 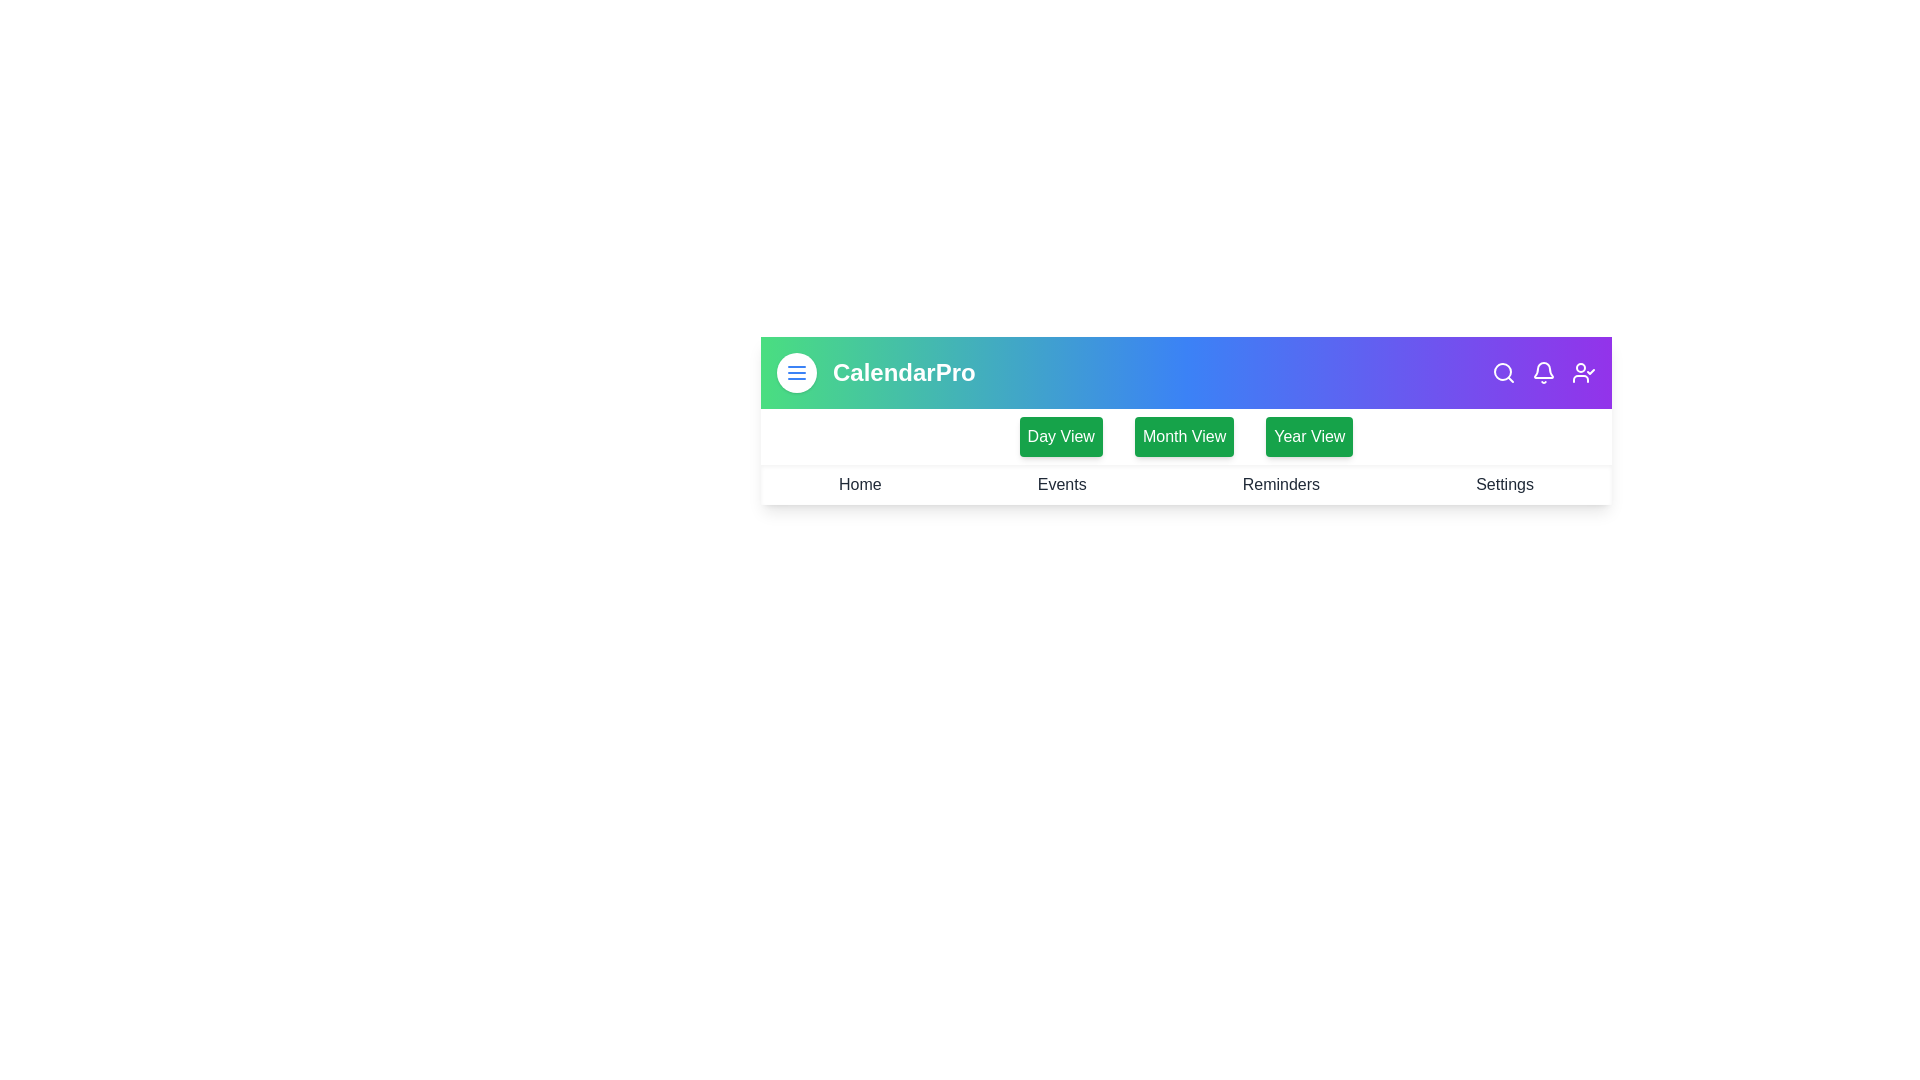 I want to click on the navigation link labeled Home, so click(x=859, y=485).